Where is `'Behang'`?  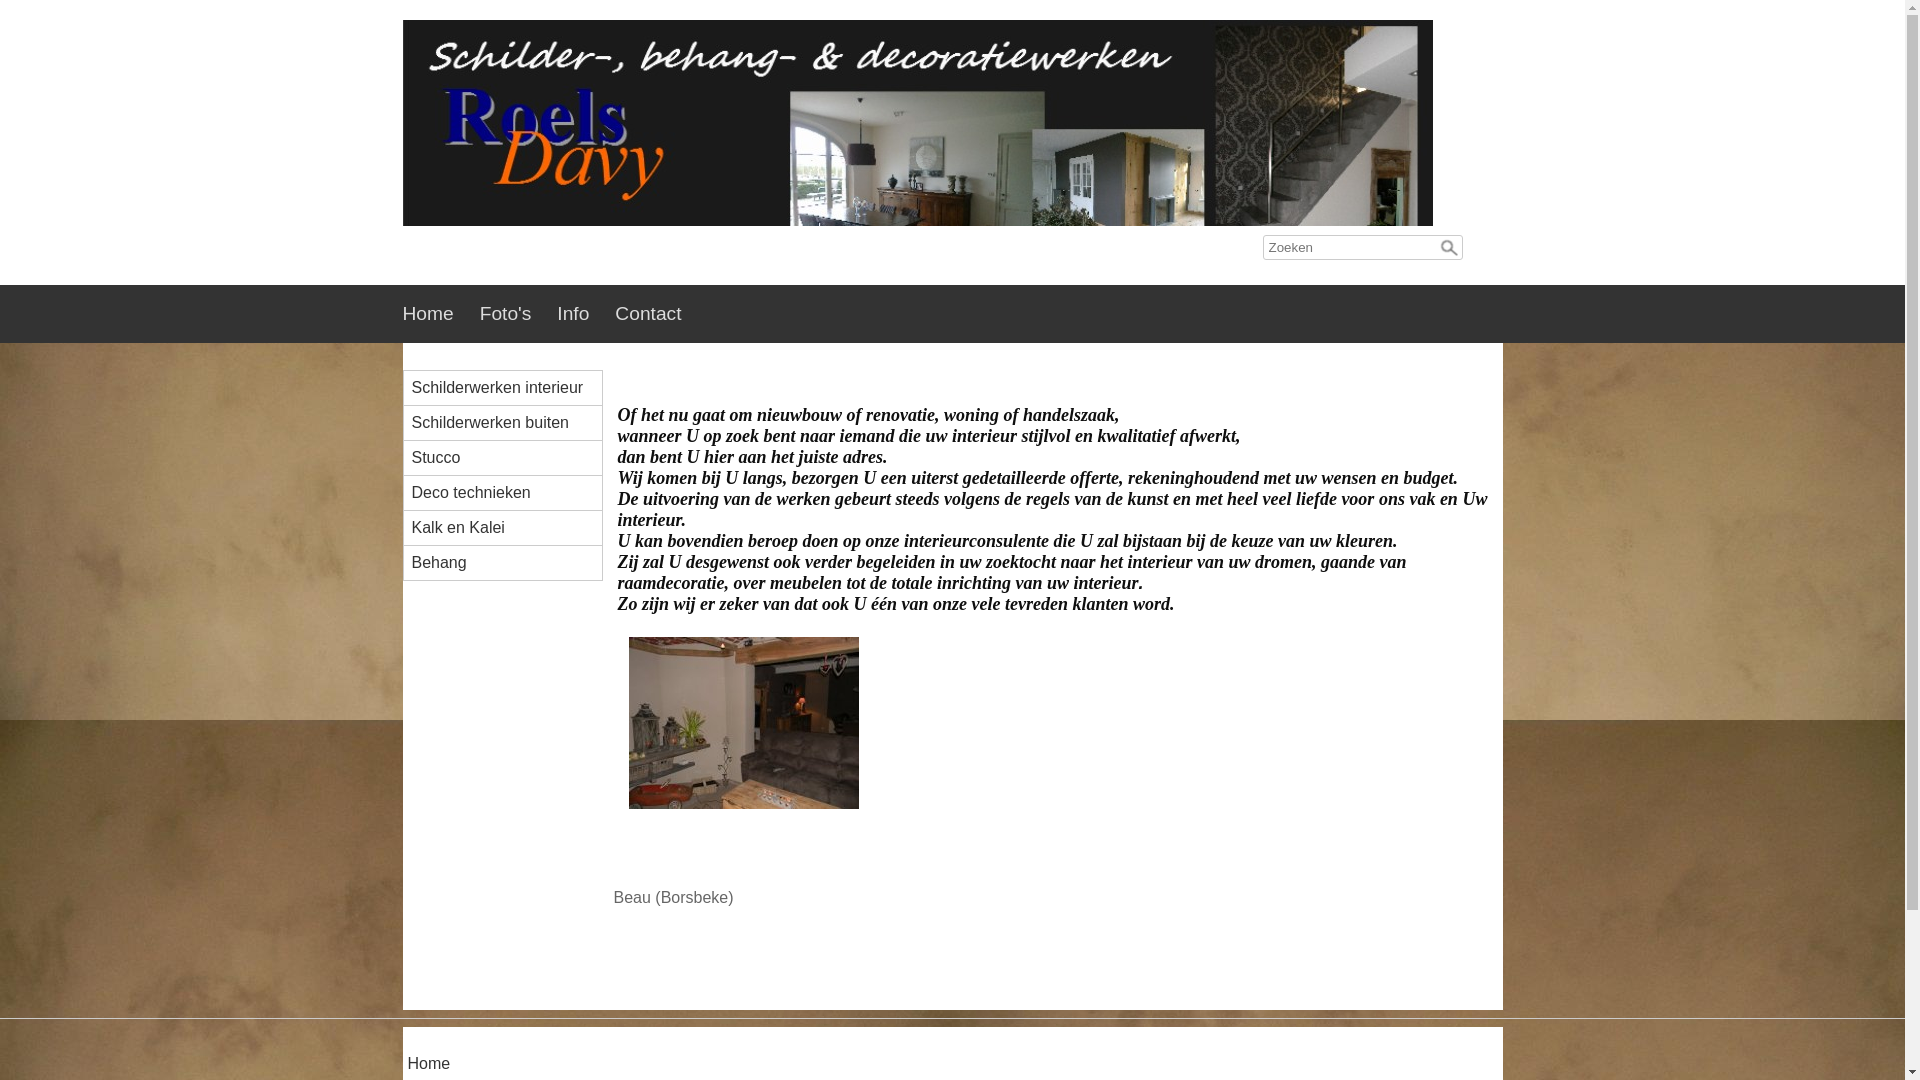
'Behang' is located at coordinates (510, 563).